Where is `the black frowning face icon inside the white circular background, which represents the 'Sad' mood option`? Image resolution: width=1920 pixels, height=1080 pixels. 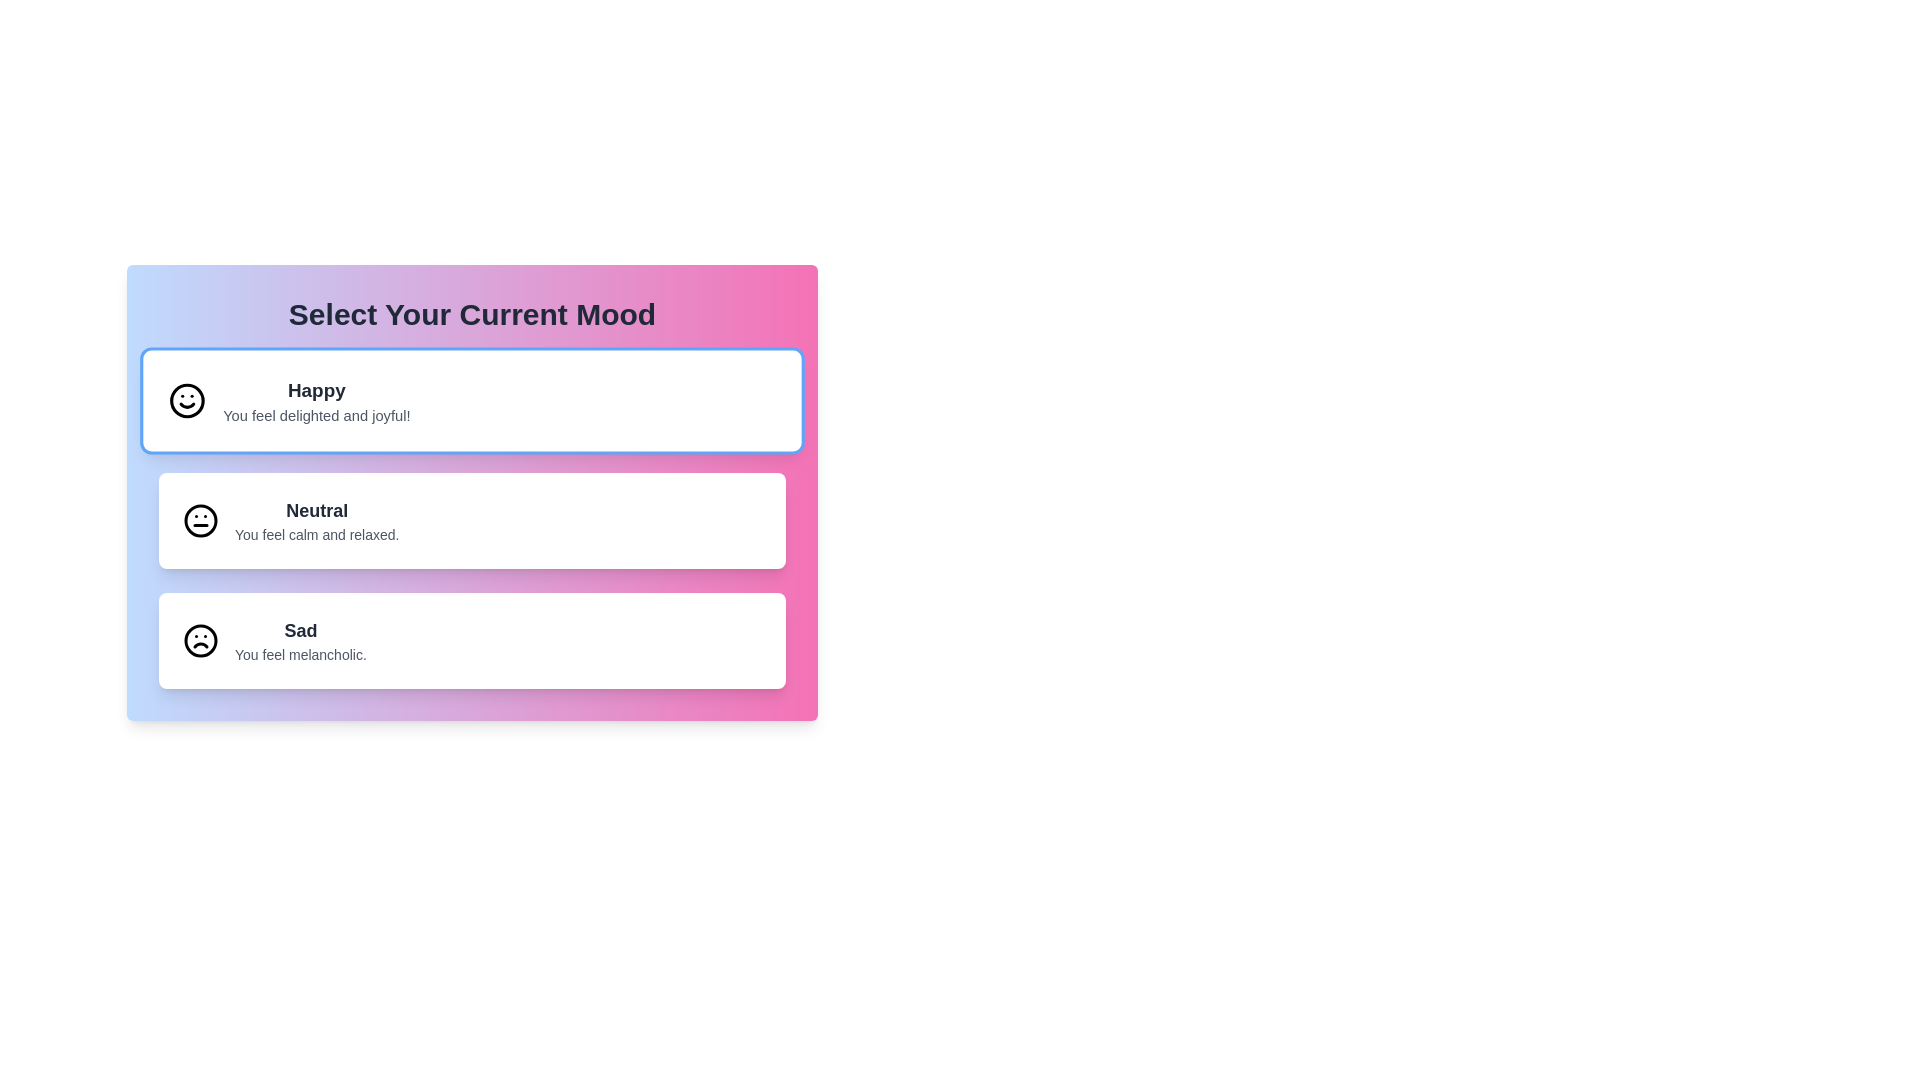 the black frowning face icon inside the white circular background, which represents the 'Sad' mood option is located at coordinates (201, 640).